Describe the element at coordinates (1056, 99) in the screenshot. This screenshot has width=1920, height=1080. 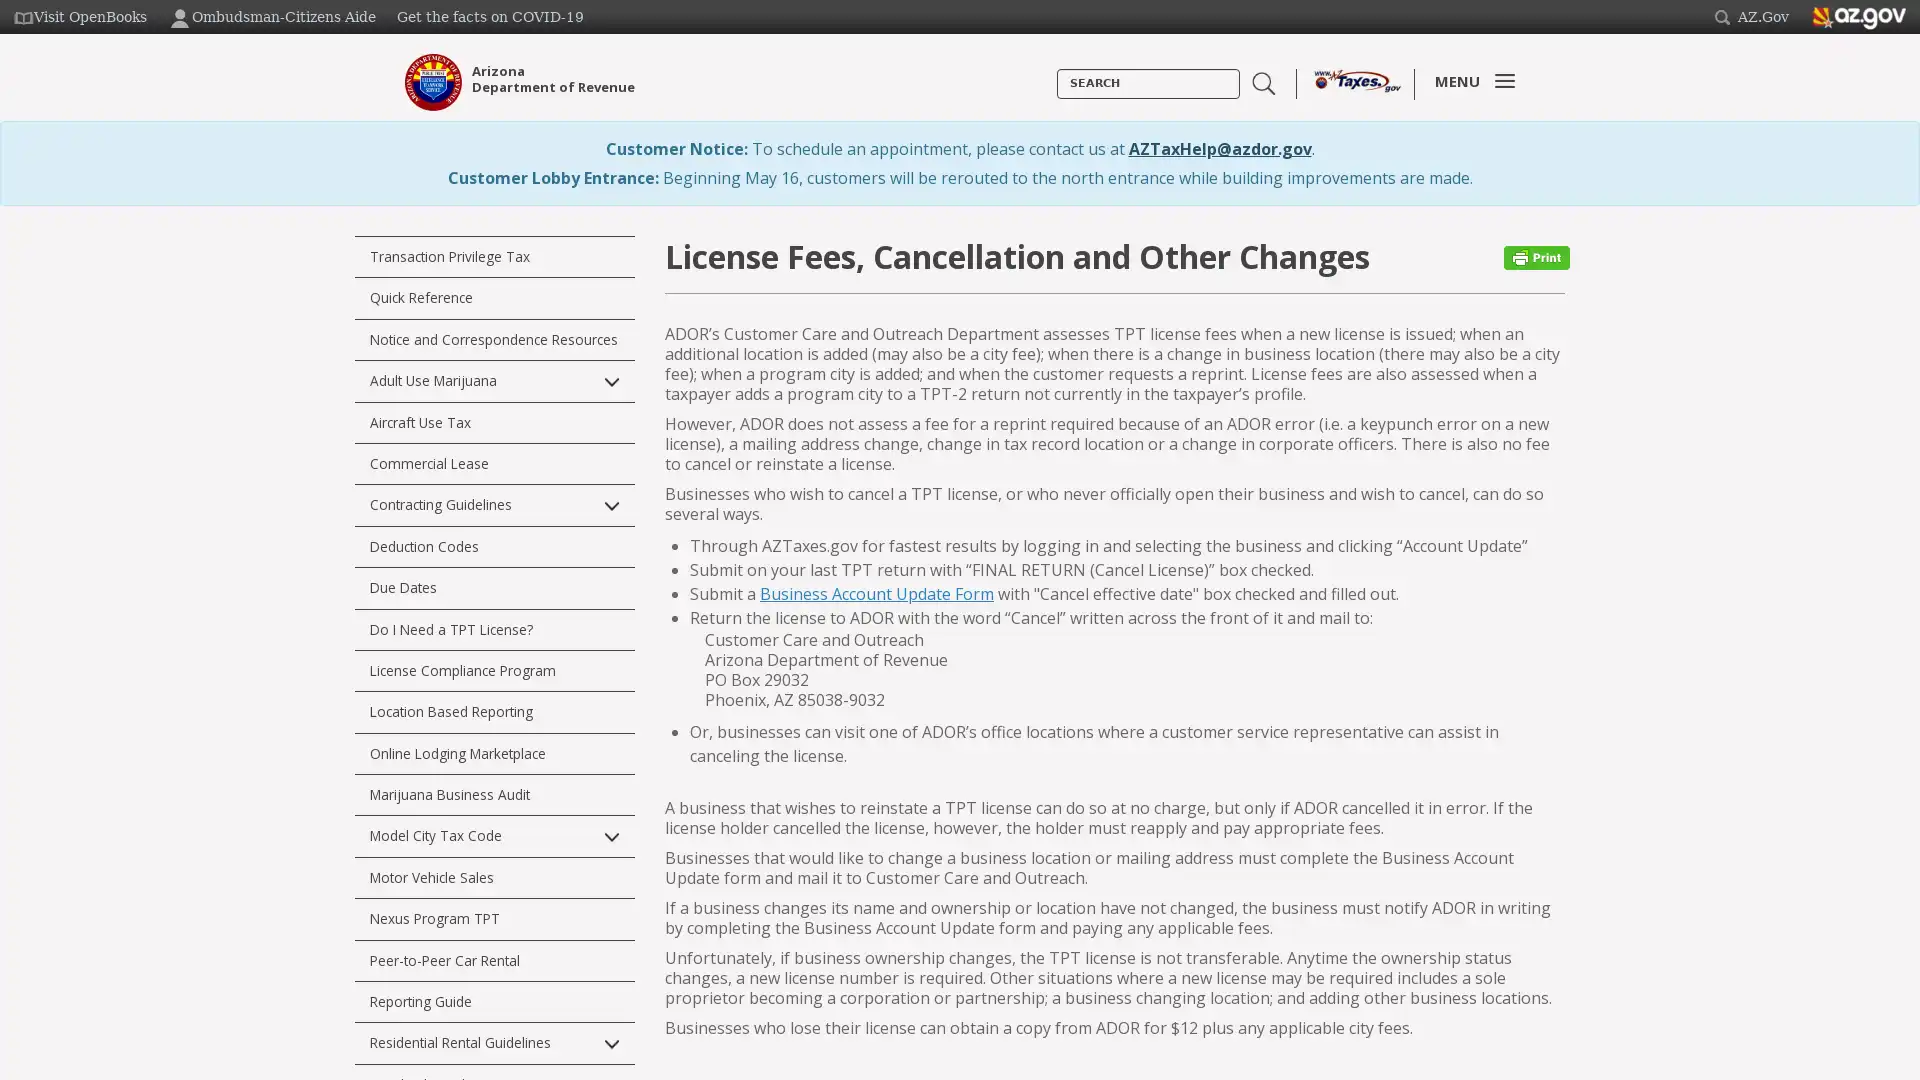
I see `Search` at that location.